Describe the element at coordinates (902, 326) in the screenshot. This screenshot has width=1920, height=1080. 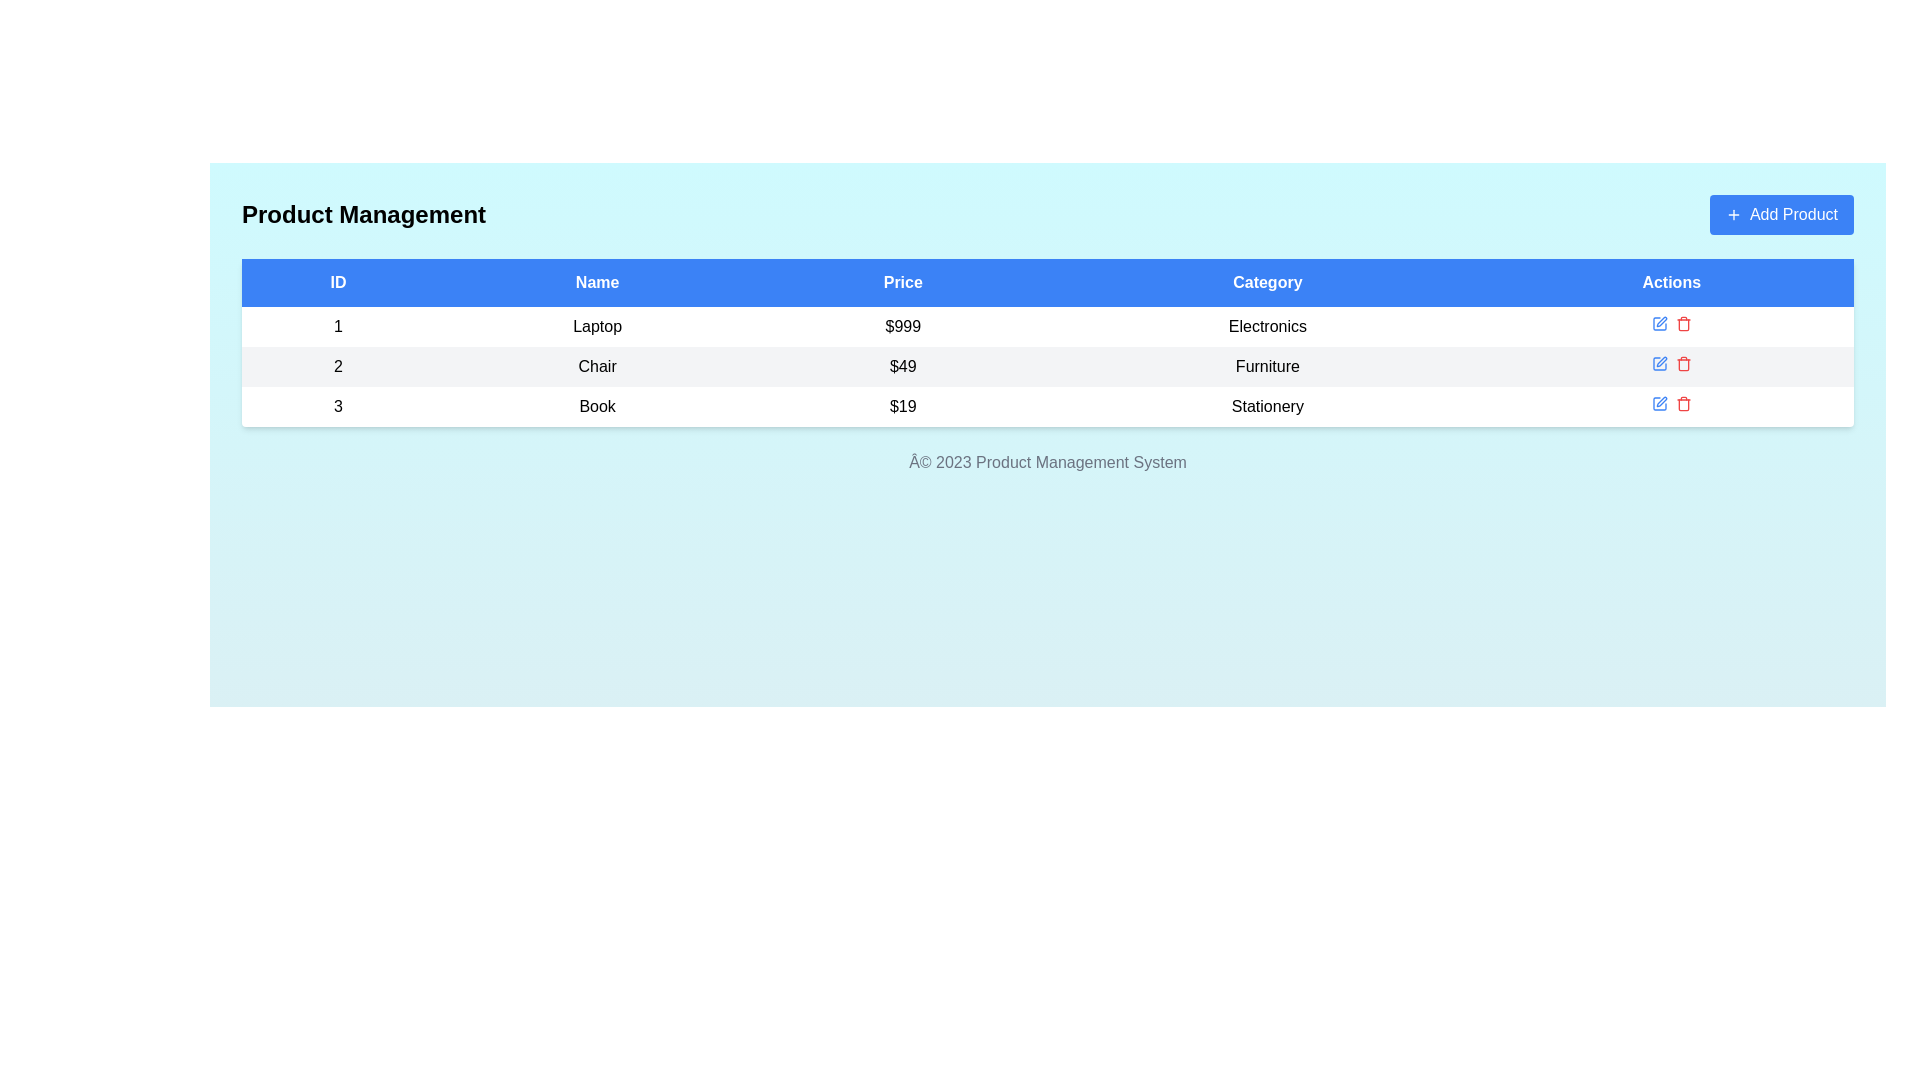
I see `the price display element for the product 'Laptop', which is positioned in the third column of the table layout, ensuring visibility and emphasis on the price` at that location.